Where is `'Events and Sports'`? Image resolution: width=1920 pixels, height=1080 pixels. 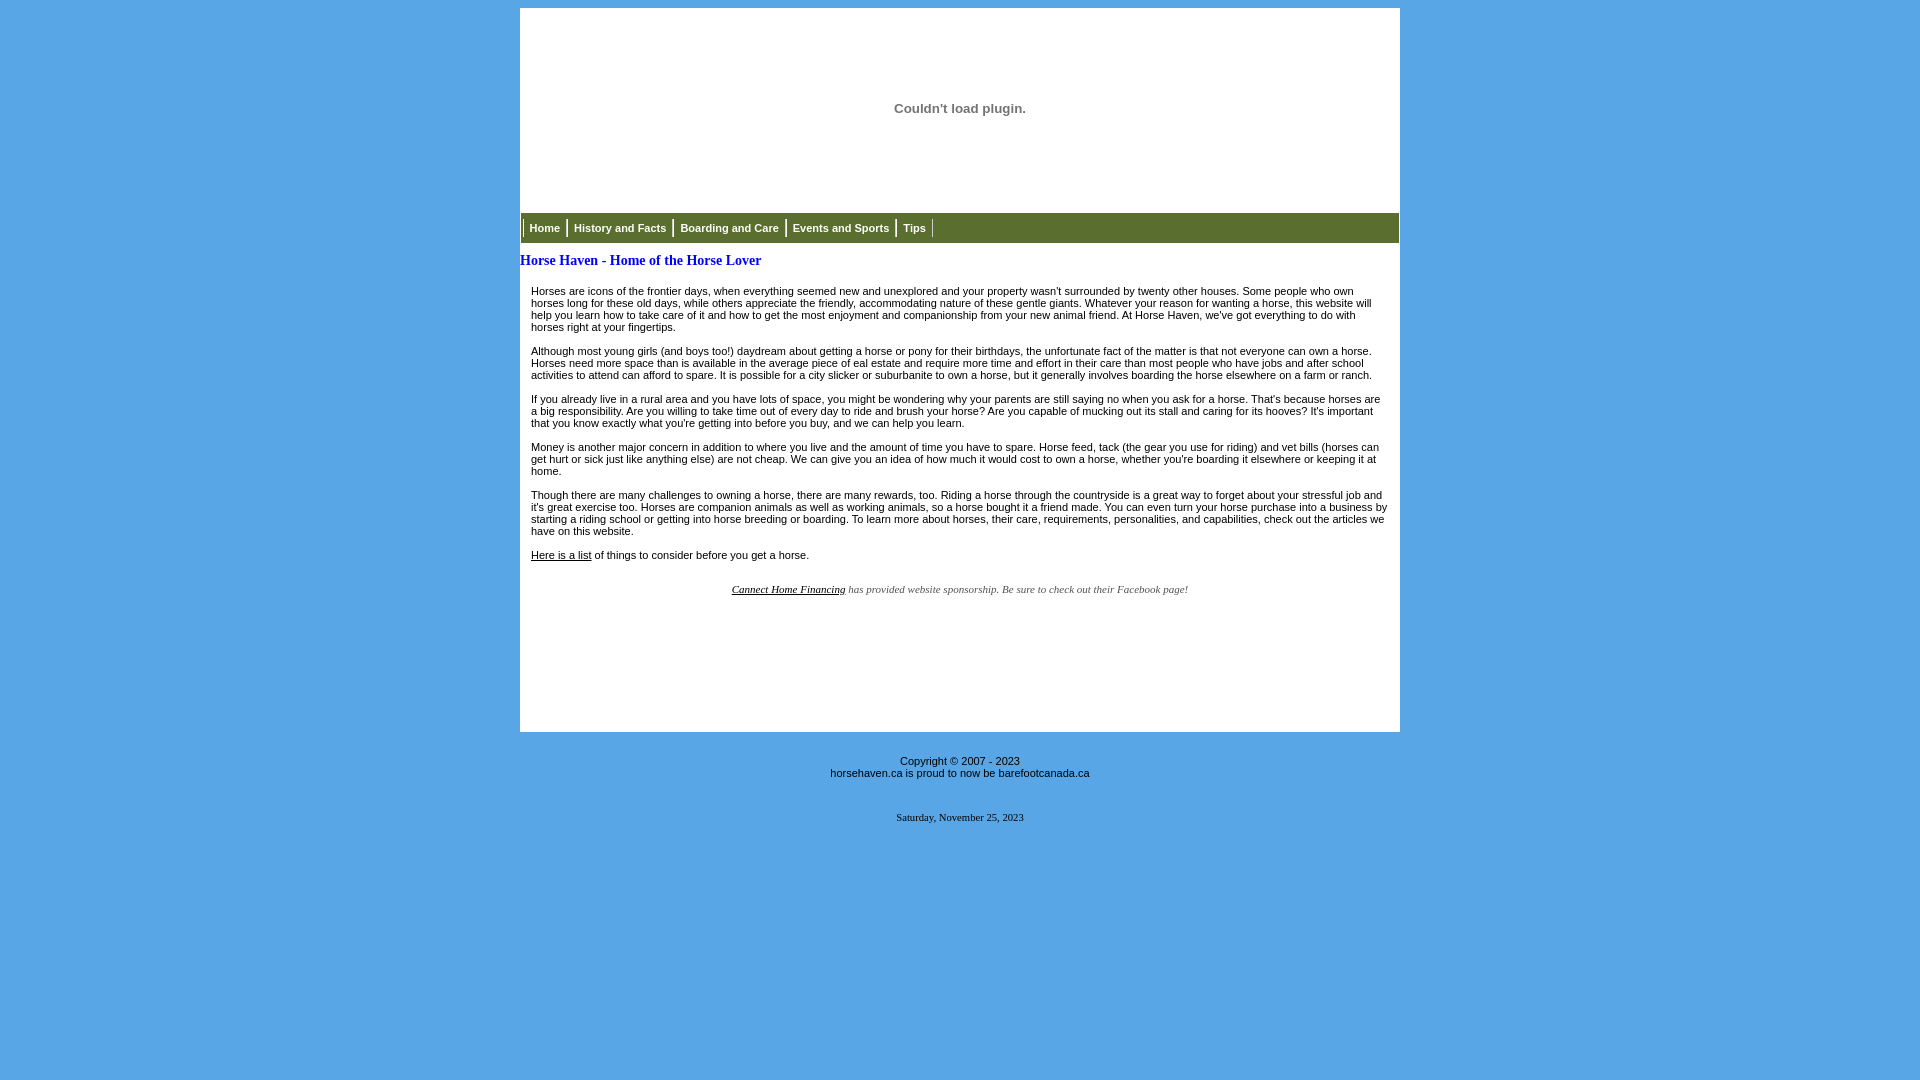
'Events and Sports' is located at coordinates (841, 226).